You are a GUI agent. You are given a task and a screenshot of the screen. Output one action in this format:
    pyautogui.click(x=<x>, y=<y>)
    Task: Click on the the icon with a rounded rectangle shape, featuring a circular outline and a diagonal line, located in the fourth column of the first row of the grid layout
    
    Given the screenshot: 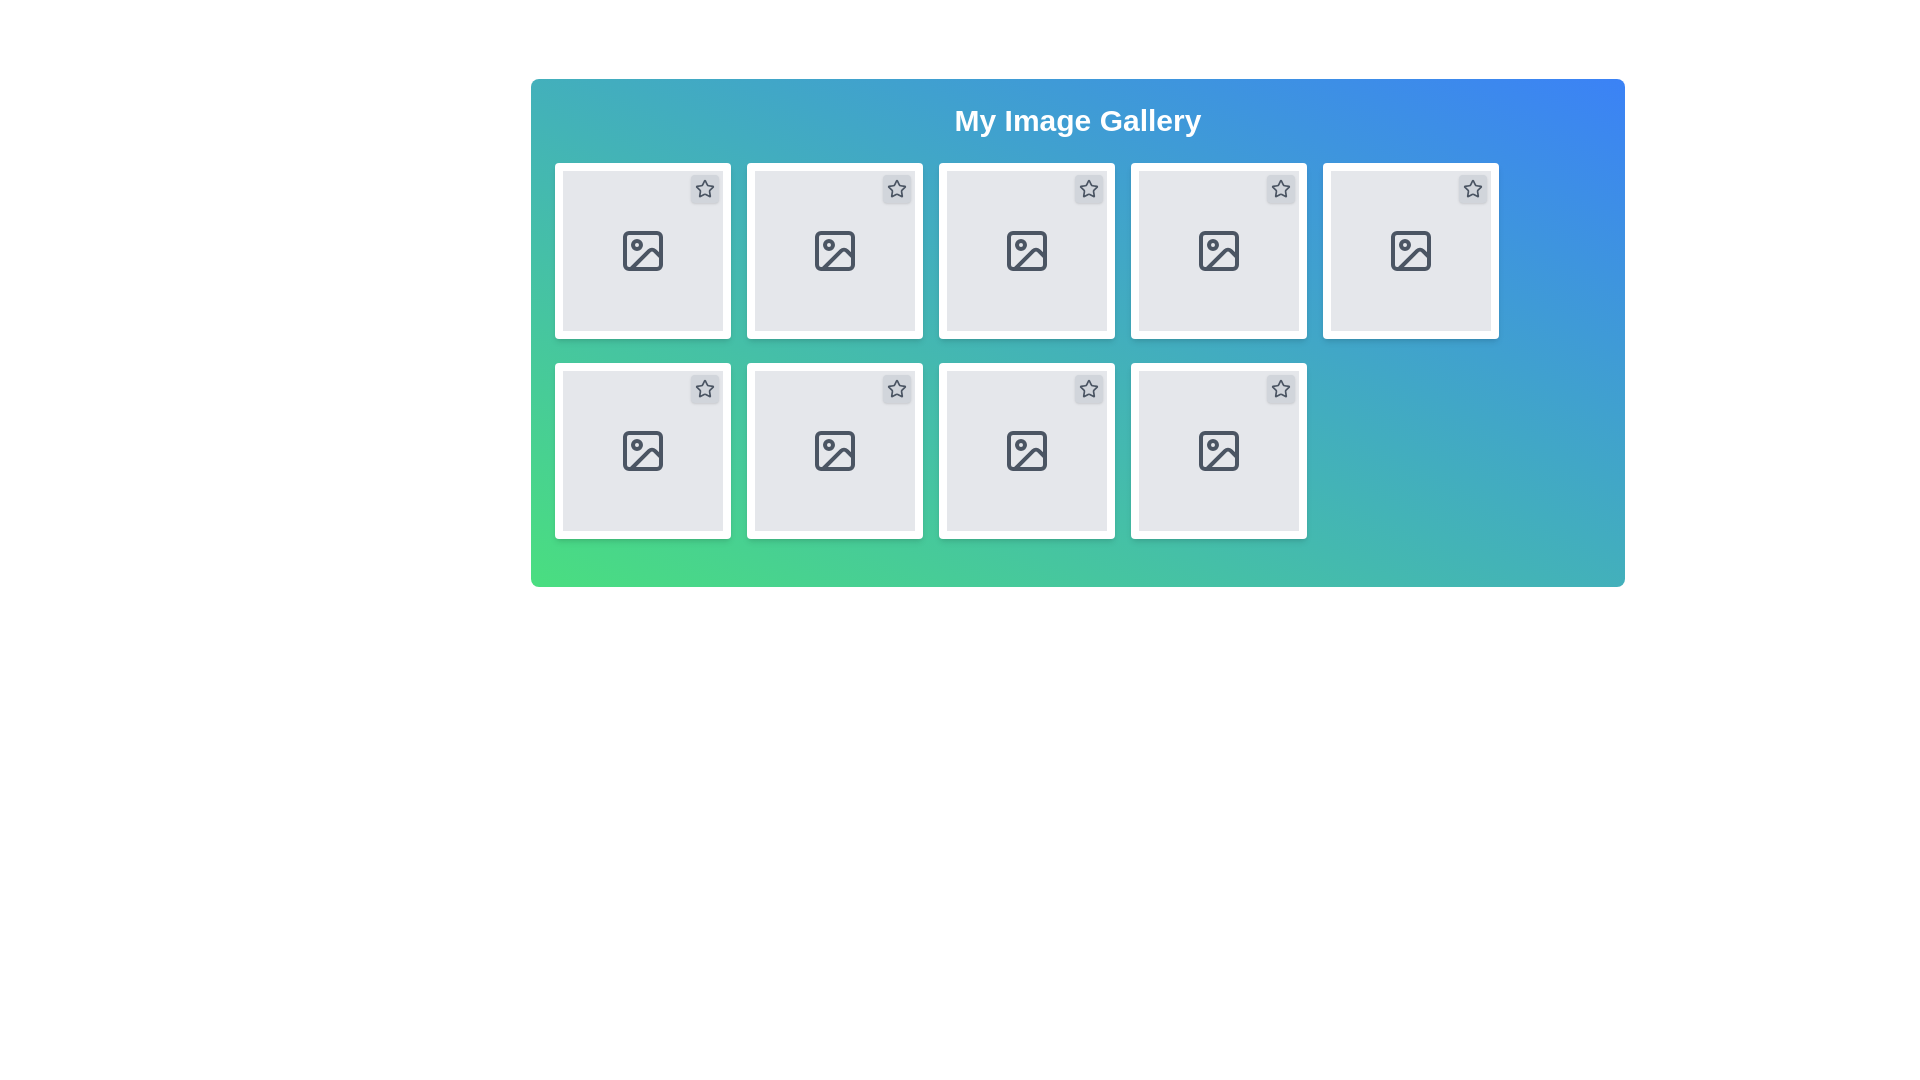 What is the action you would take?
    pyautogui.click(x=1218, y=249)
    